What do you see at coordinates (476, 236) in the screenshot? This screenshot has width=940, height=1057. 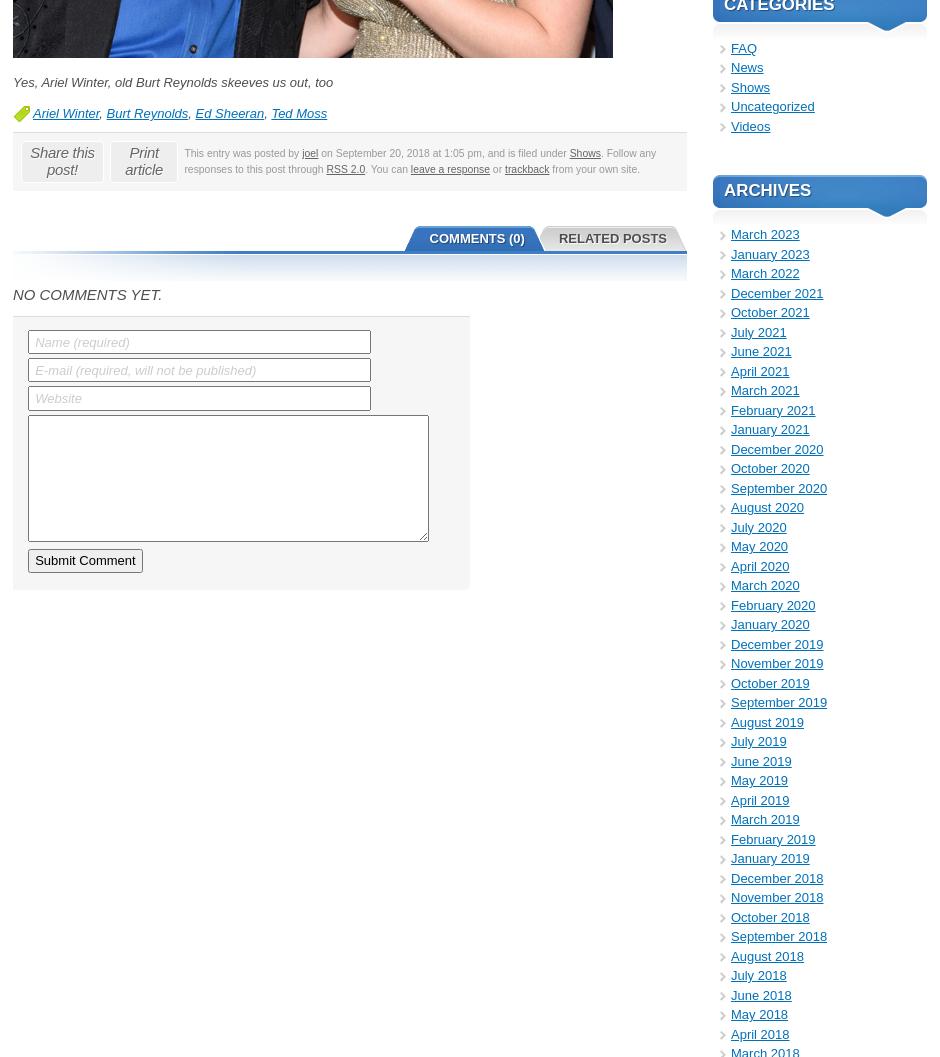 I see `'Comments (0)'` at bounding box center [476, 236].